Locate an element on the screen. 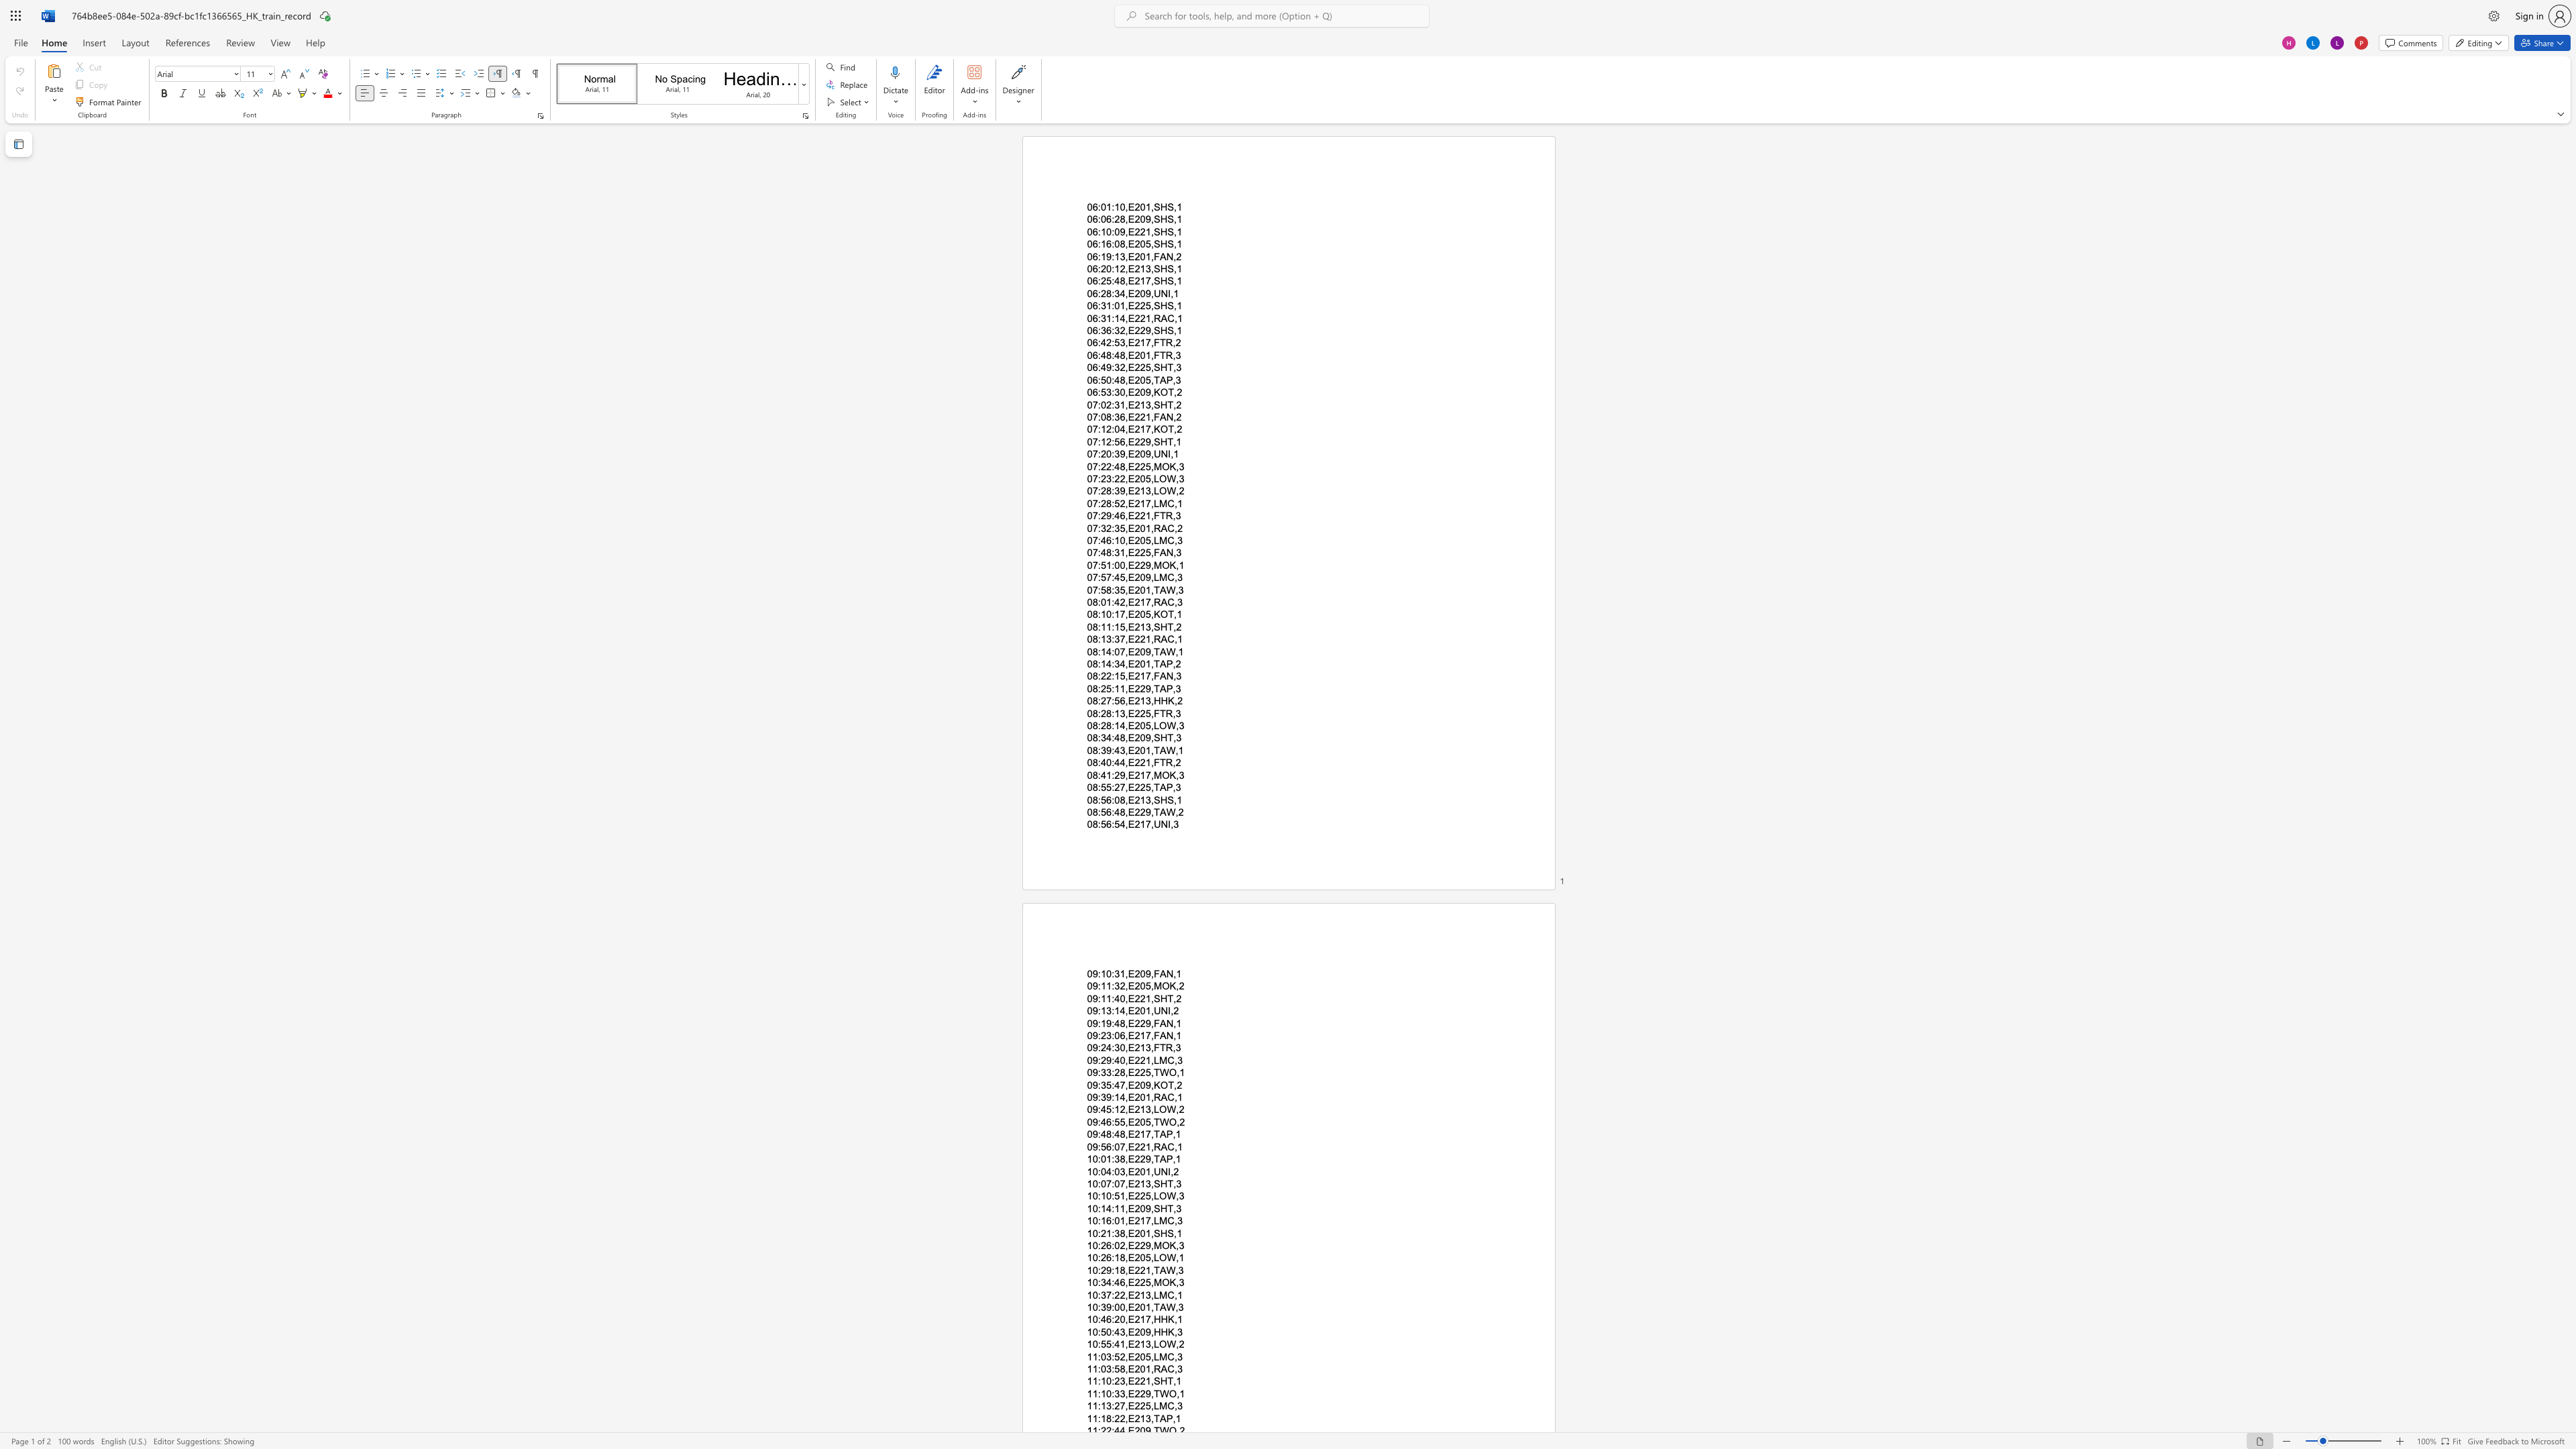 The height and width of the screenshot is (1449, 2576). the subset text ",1" within the text "09:10:31,E209,FAN,1" is located at coordinates (1172, 972).